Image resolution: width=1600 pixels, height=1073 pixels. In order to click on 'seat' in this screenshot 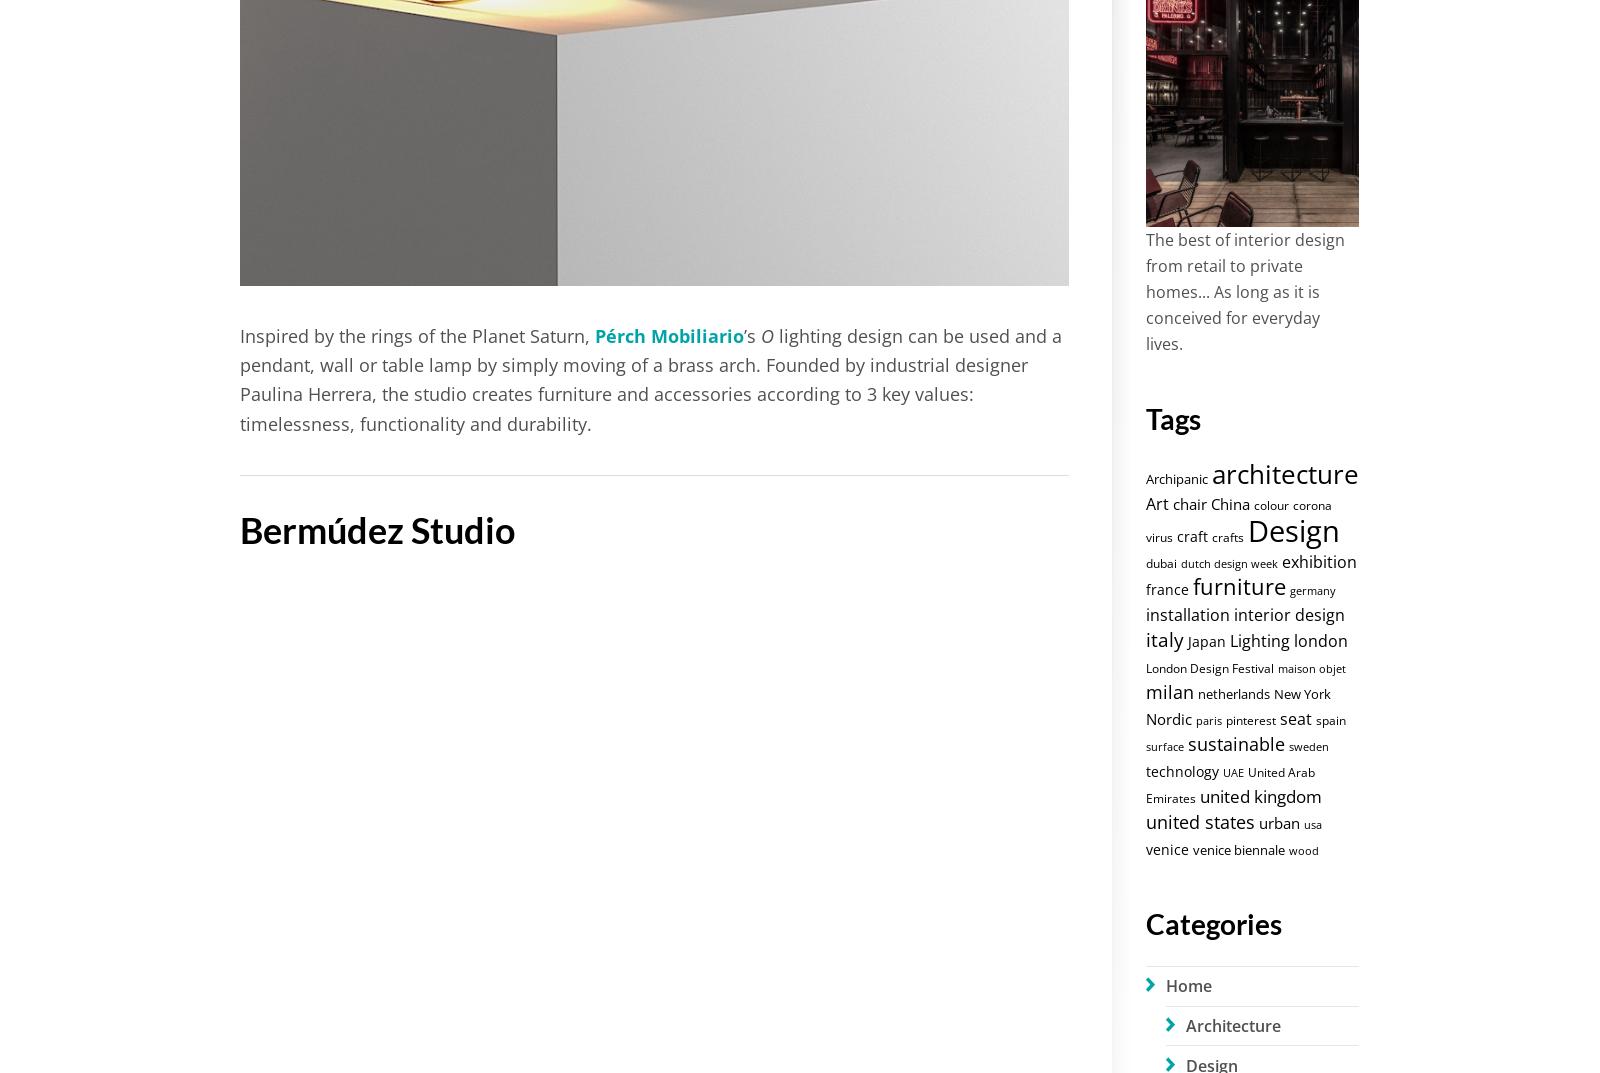, I will do `click(1294, 717)`.